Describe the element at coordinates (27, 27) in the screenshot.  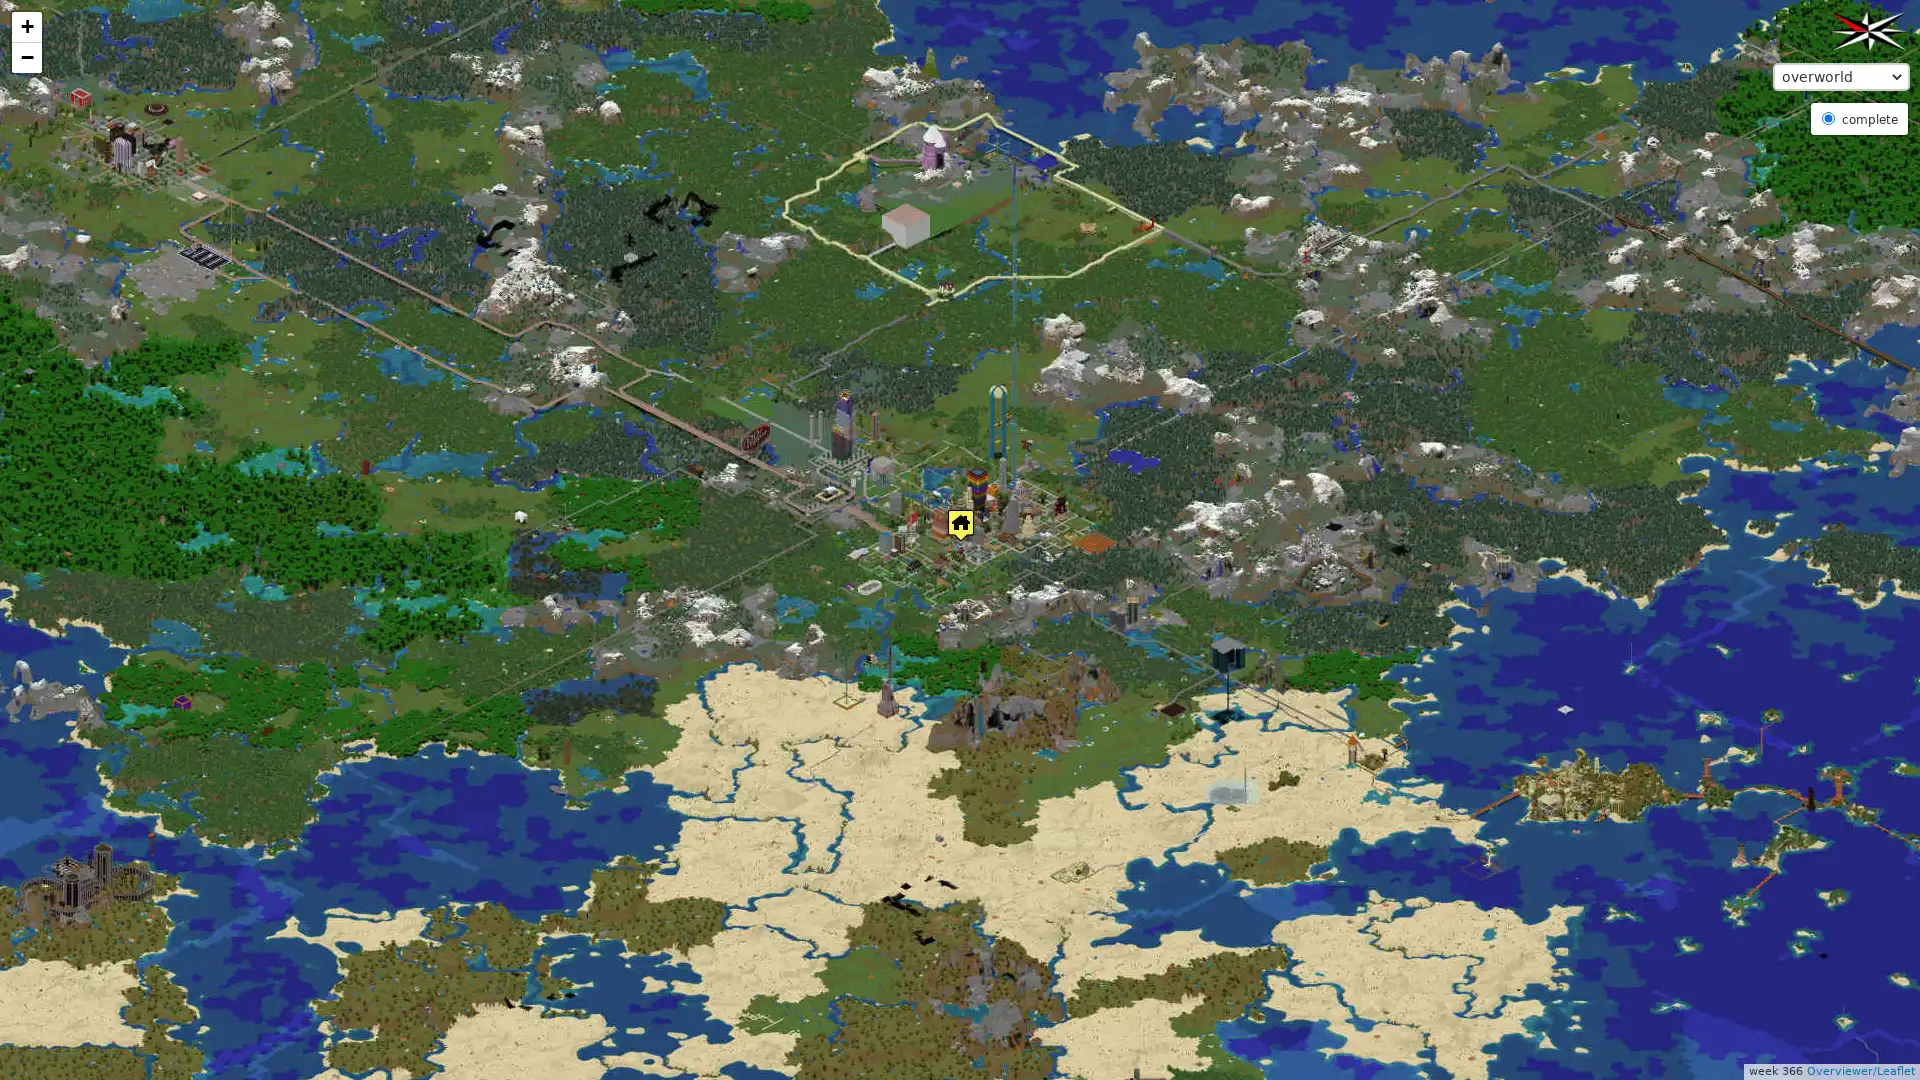
I see `Zoom in` at that location.